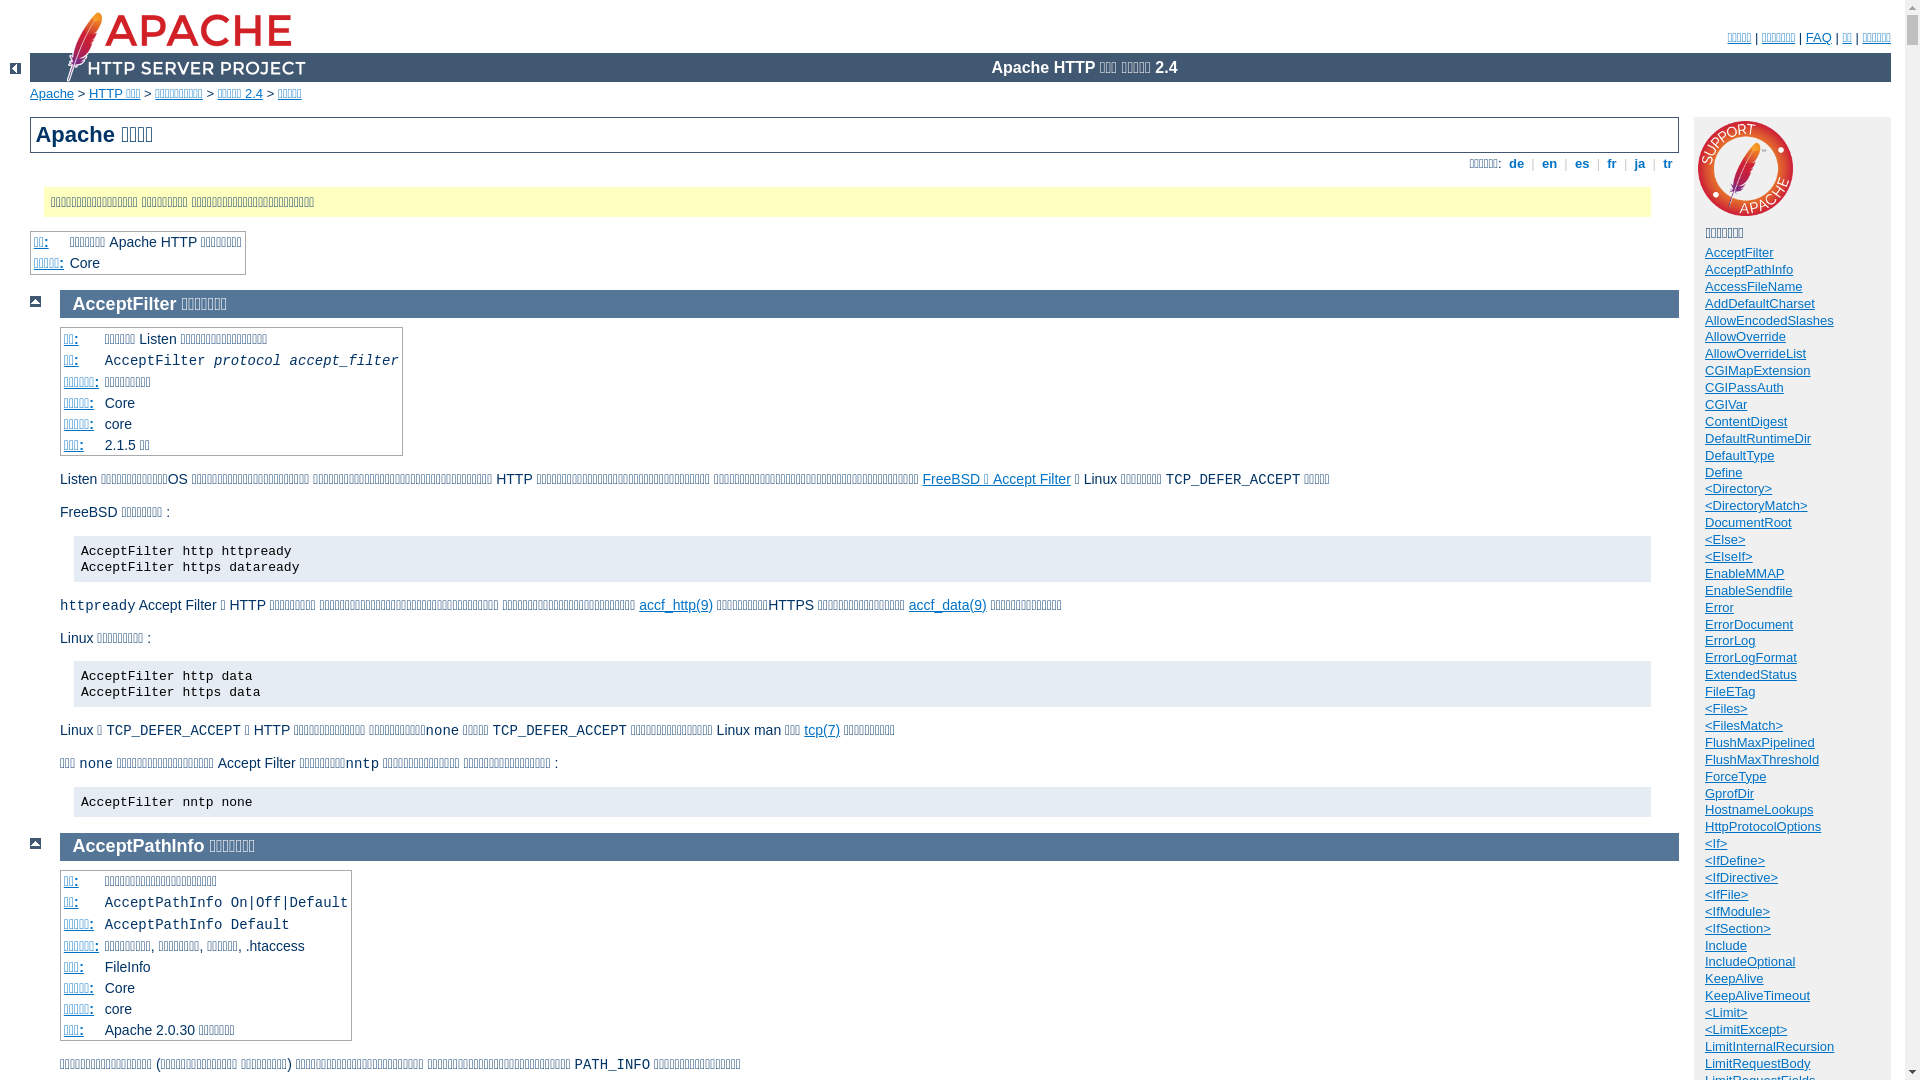 The image size is (1920, 1080). I want to click on 'accf_data(9)', so click(947, 604).